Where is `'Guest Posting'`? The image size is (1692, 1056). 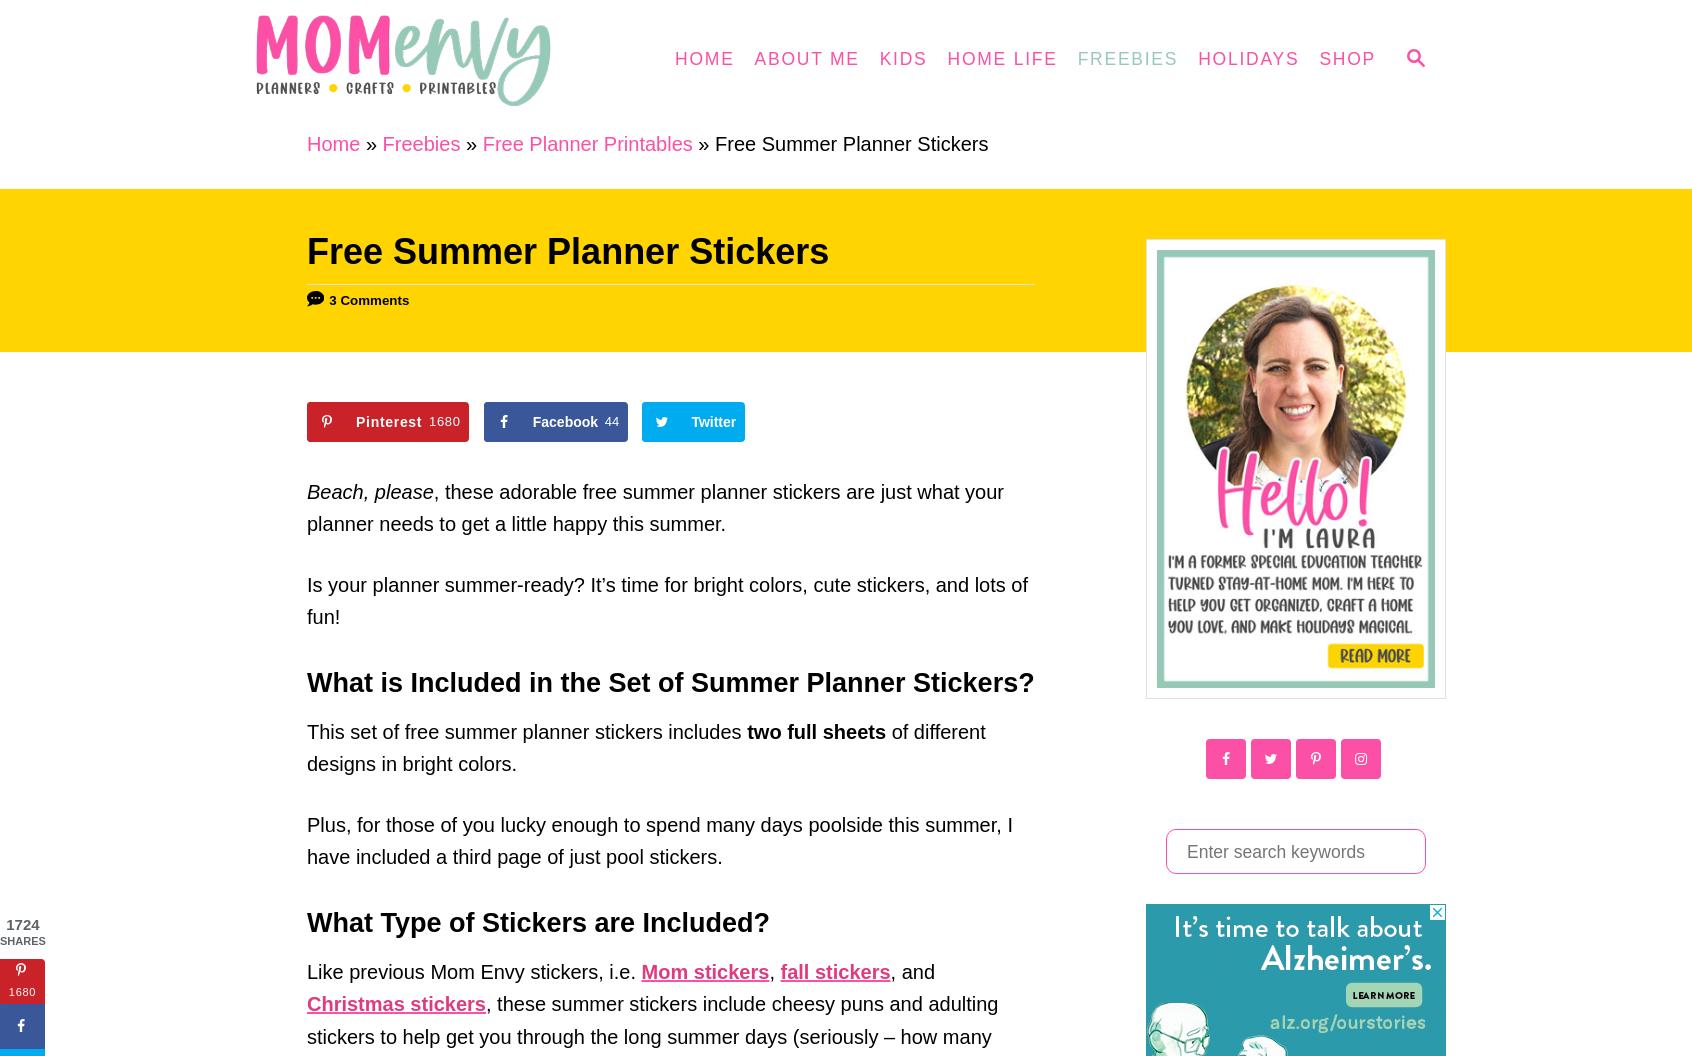
'Guest Posting' is located at coordinates (721, 370).